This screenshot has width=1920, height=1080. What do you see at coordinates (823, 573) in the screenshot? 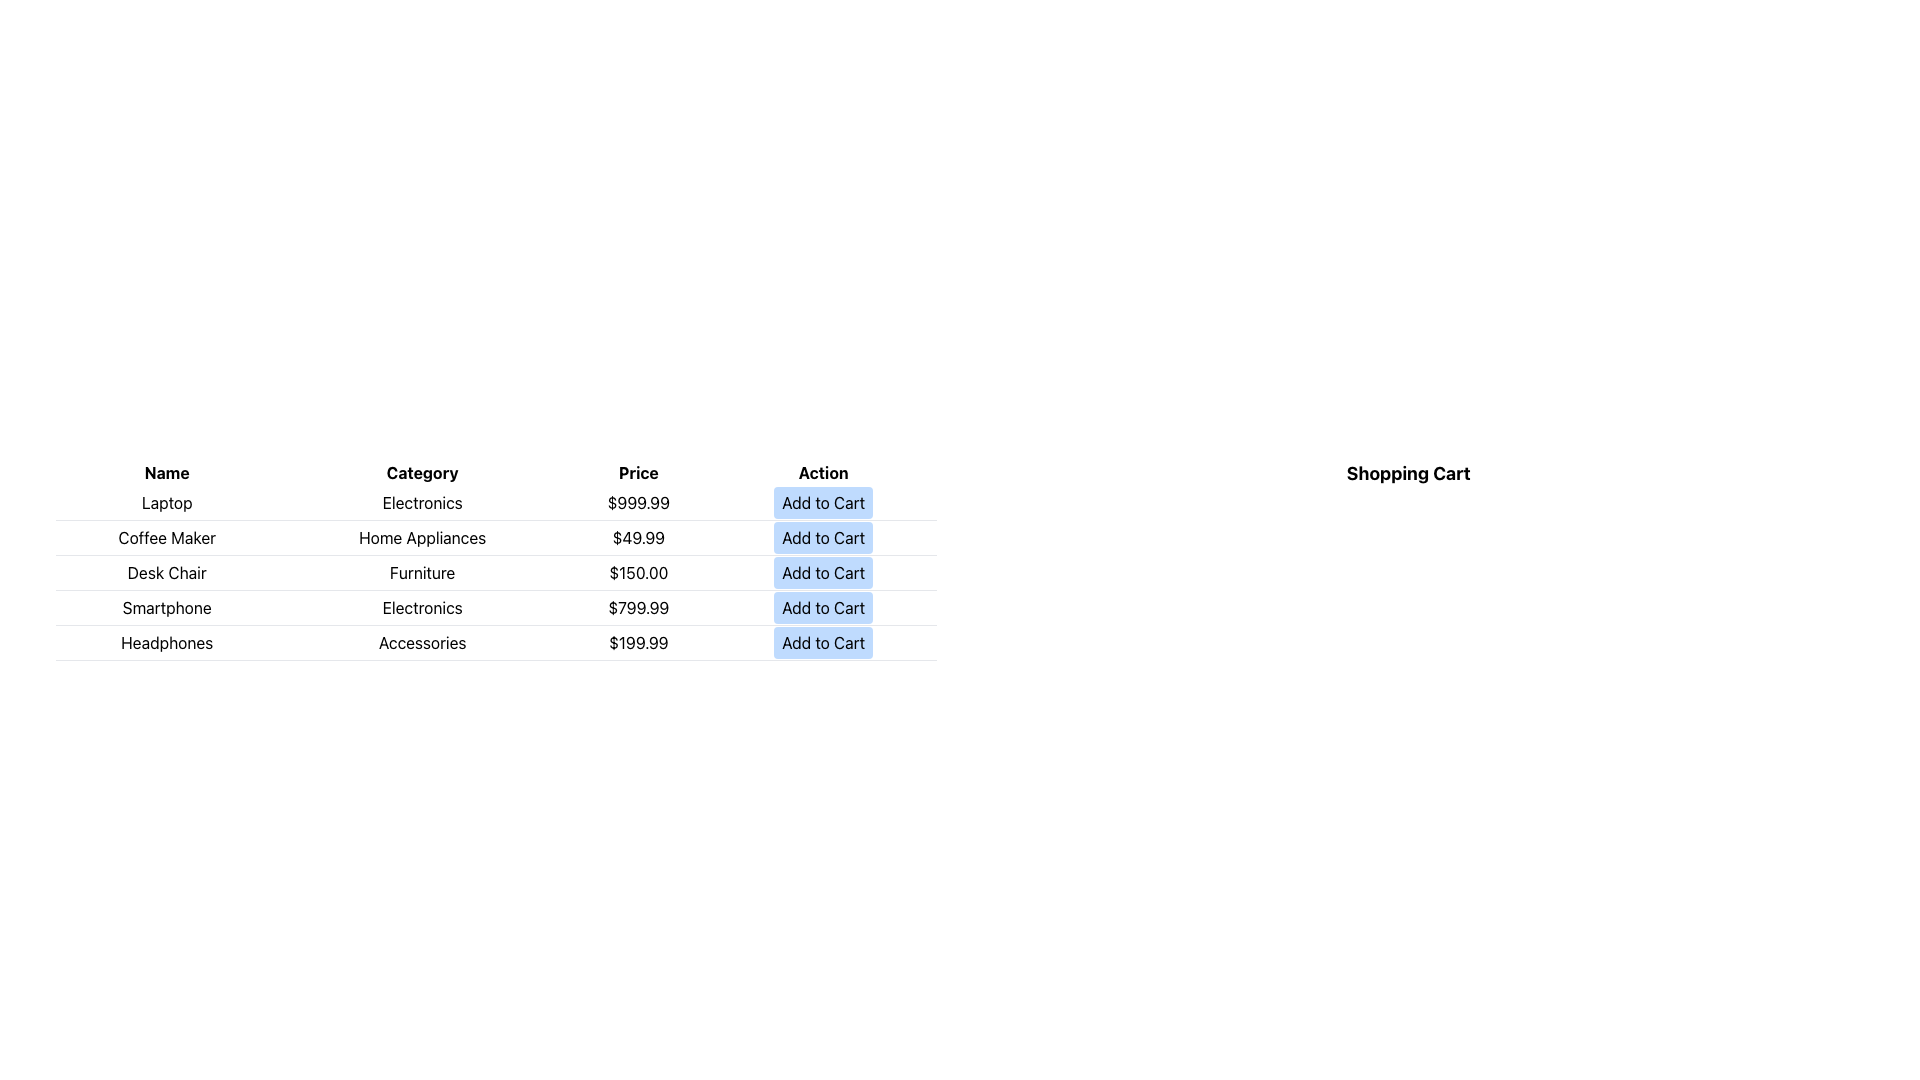
I see `the 'Add to Cart' button located in the 'Action' column of the table for the item 'Desk Chair'` at bounding box center [823, 573].